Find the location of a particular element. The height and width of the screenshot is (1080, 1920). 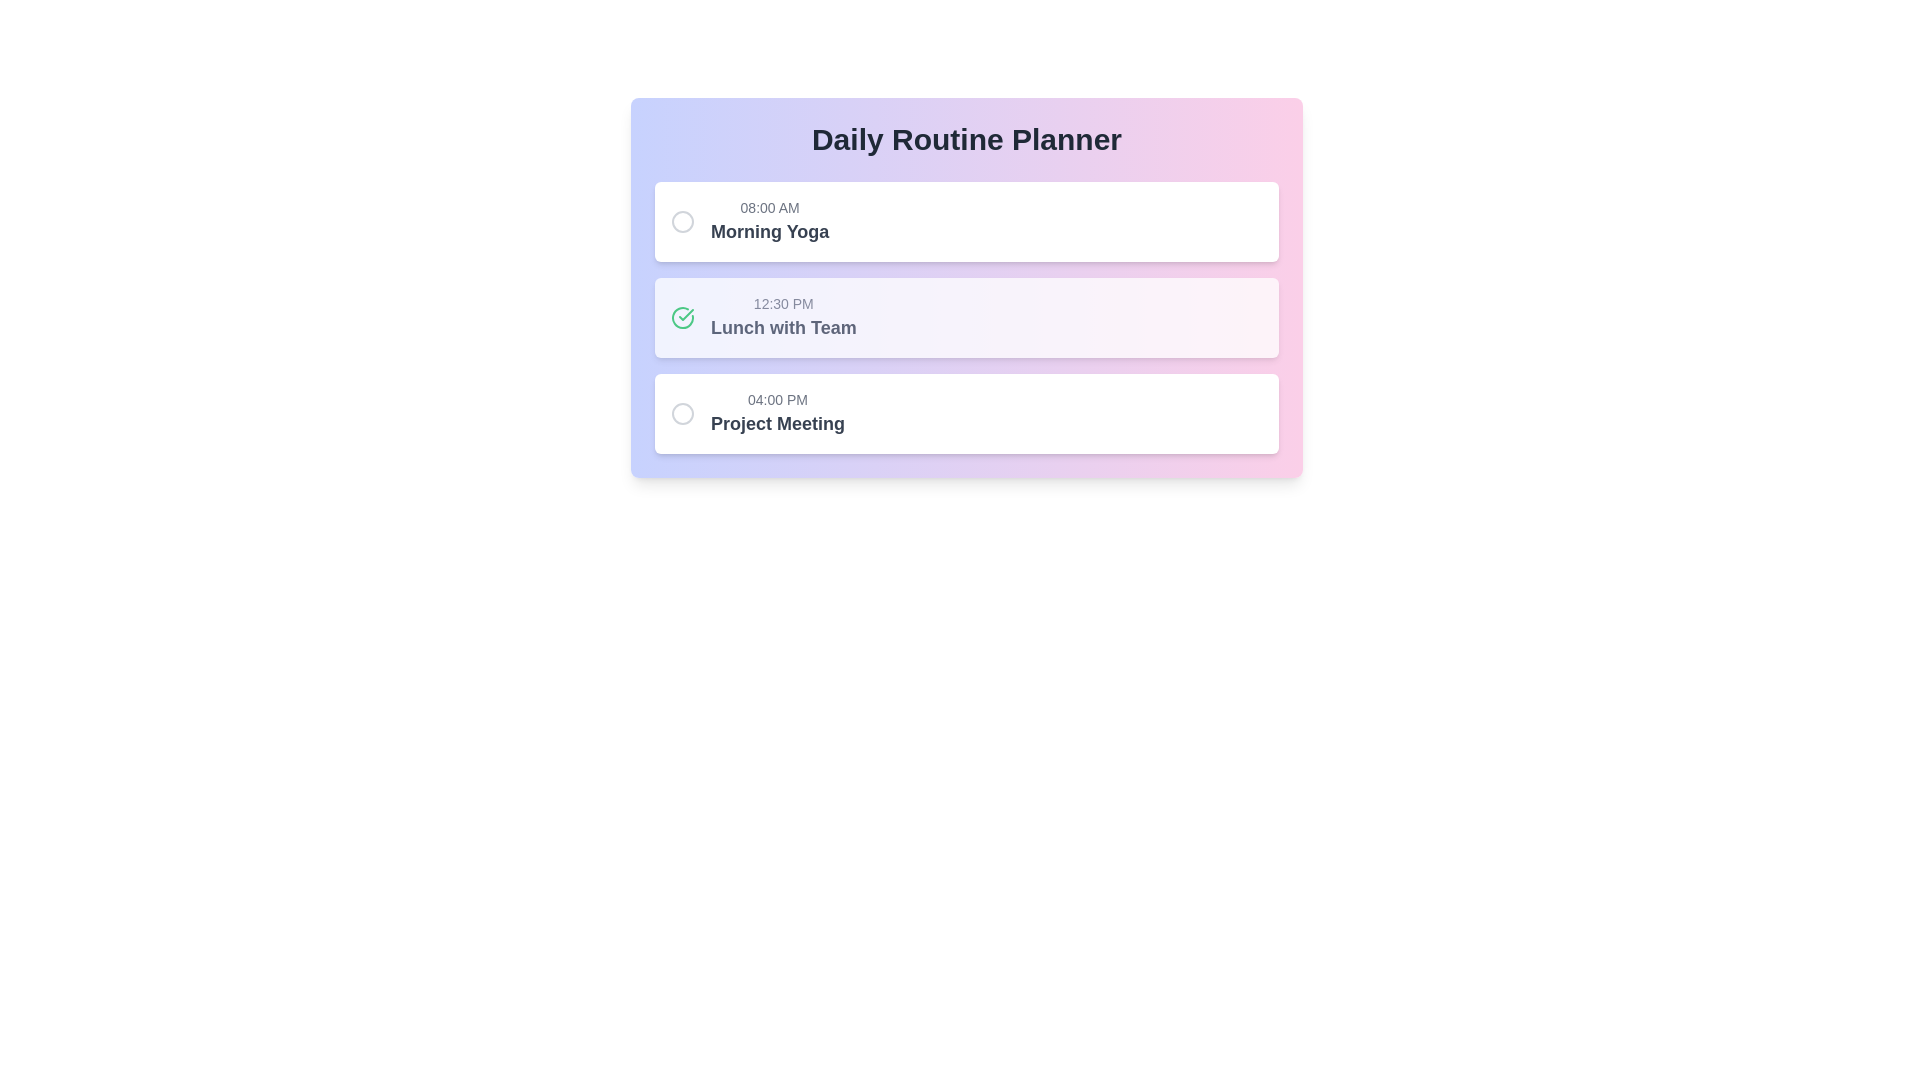

the task text for Lunch with Team is located at coordinates (782, 316).